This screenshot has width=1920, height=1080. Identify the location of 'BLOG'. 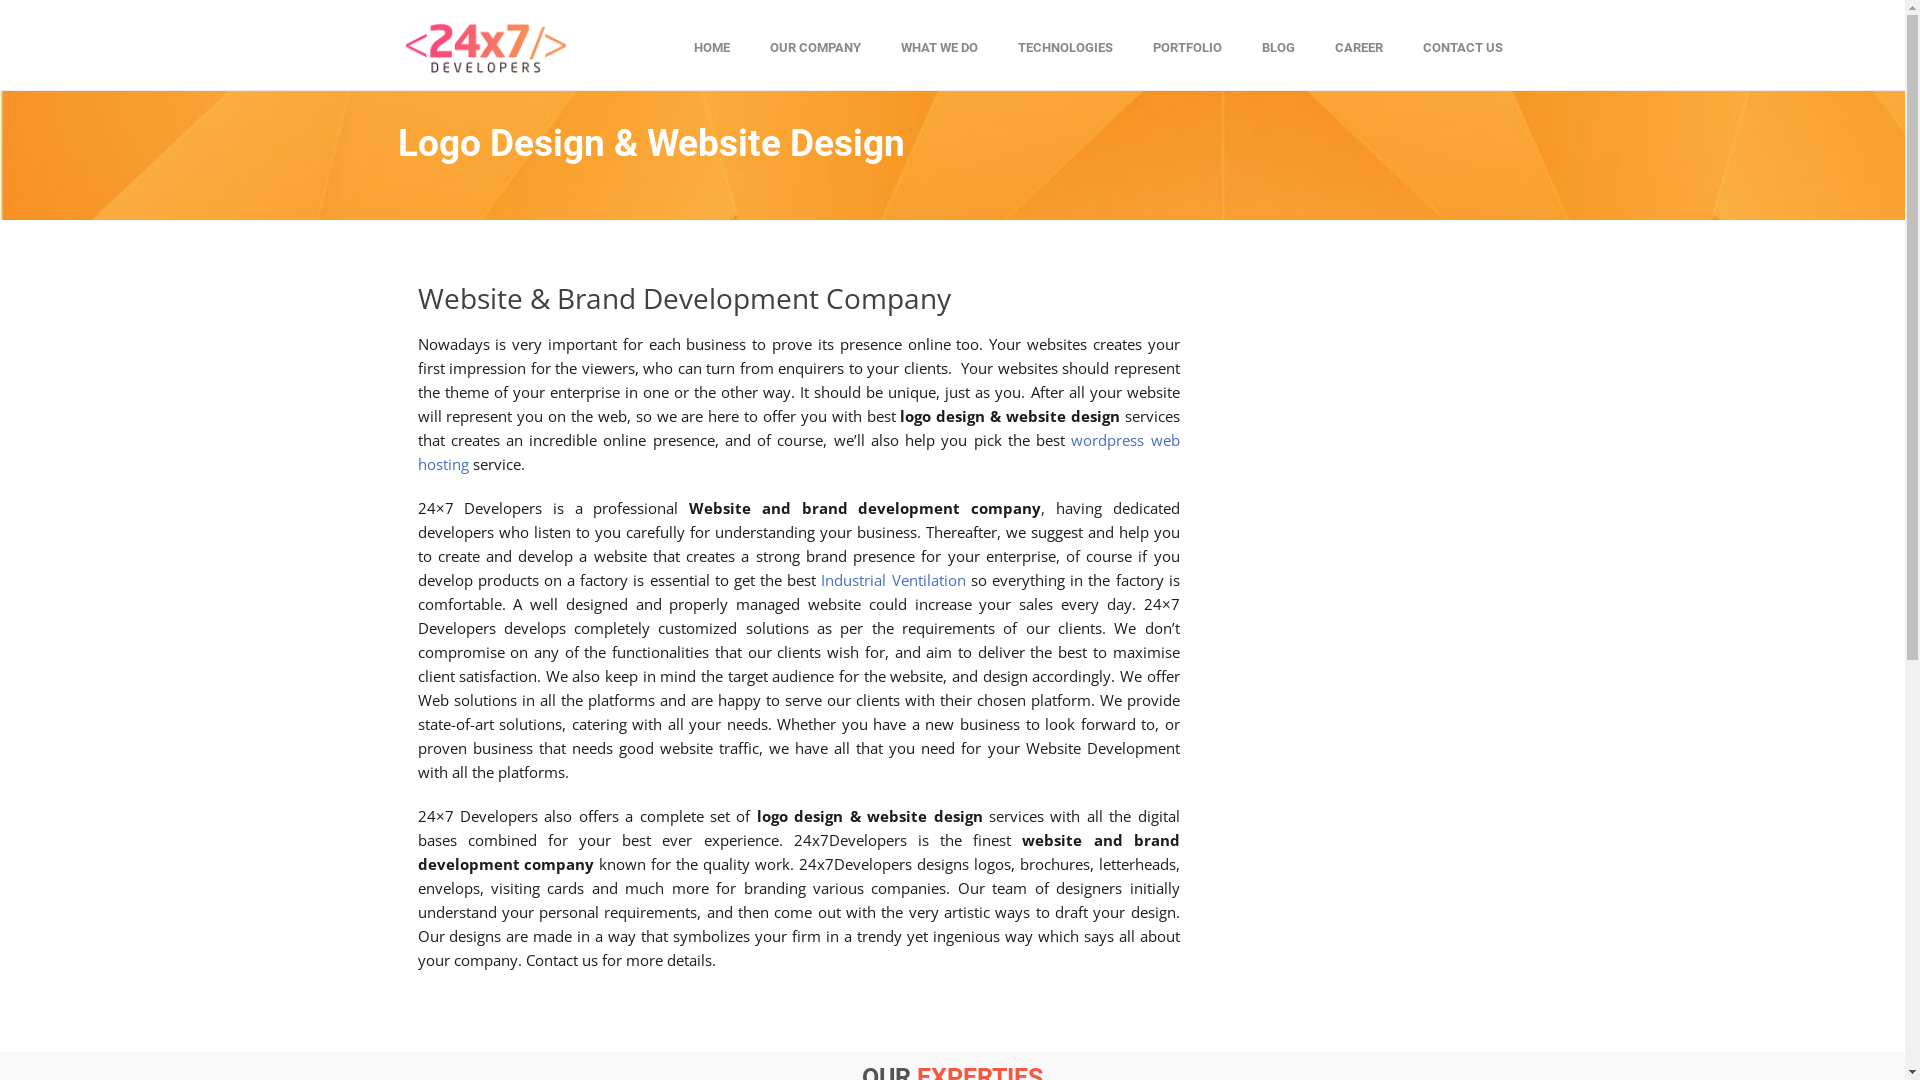
(1277, 53).